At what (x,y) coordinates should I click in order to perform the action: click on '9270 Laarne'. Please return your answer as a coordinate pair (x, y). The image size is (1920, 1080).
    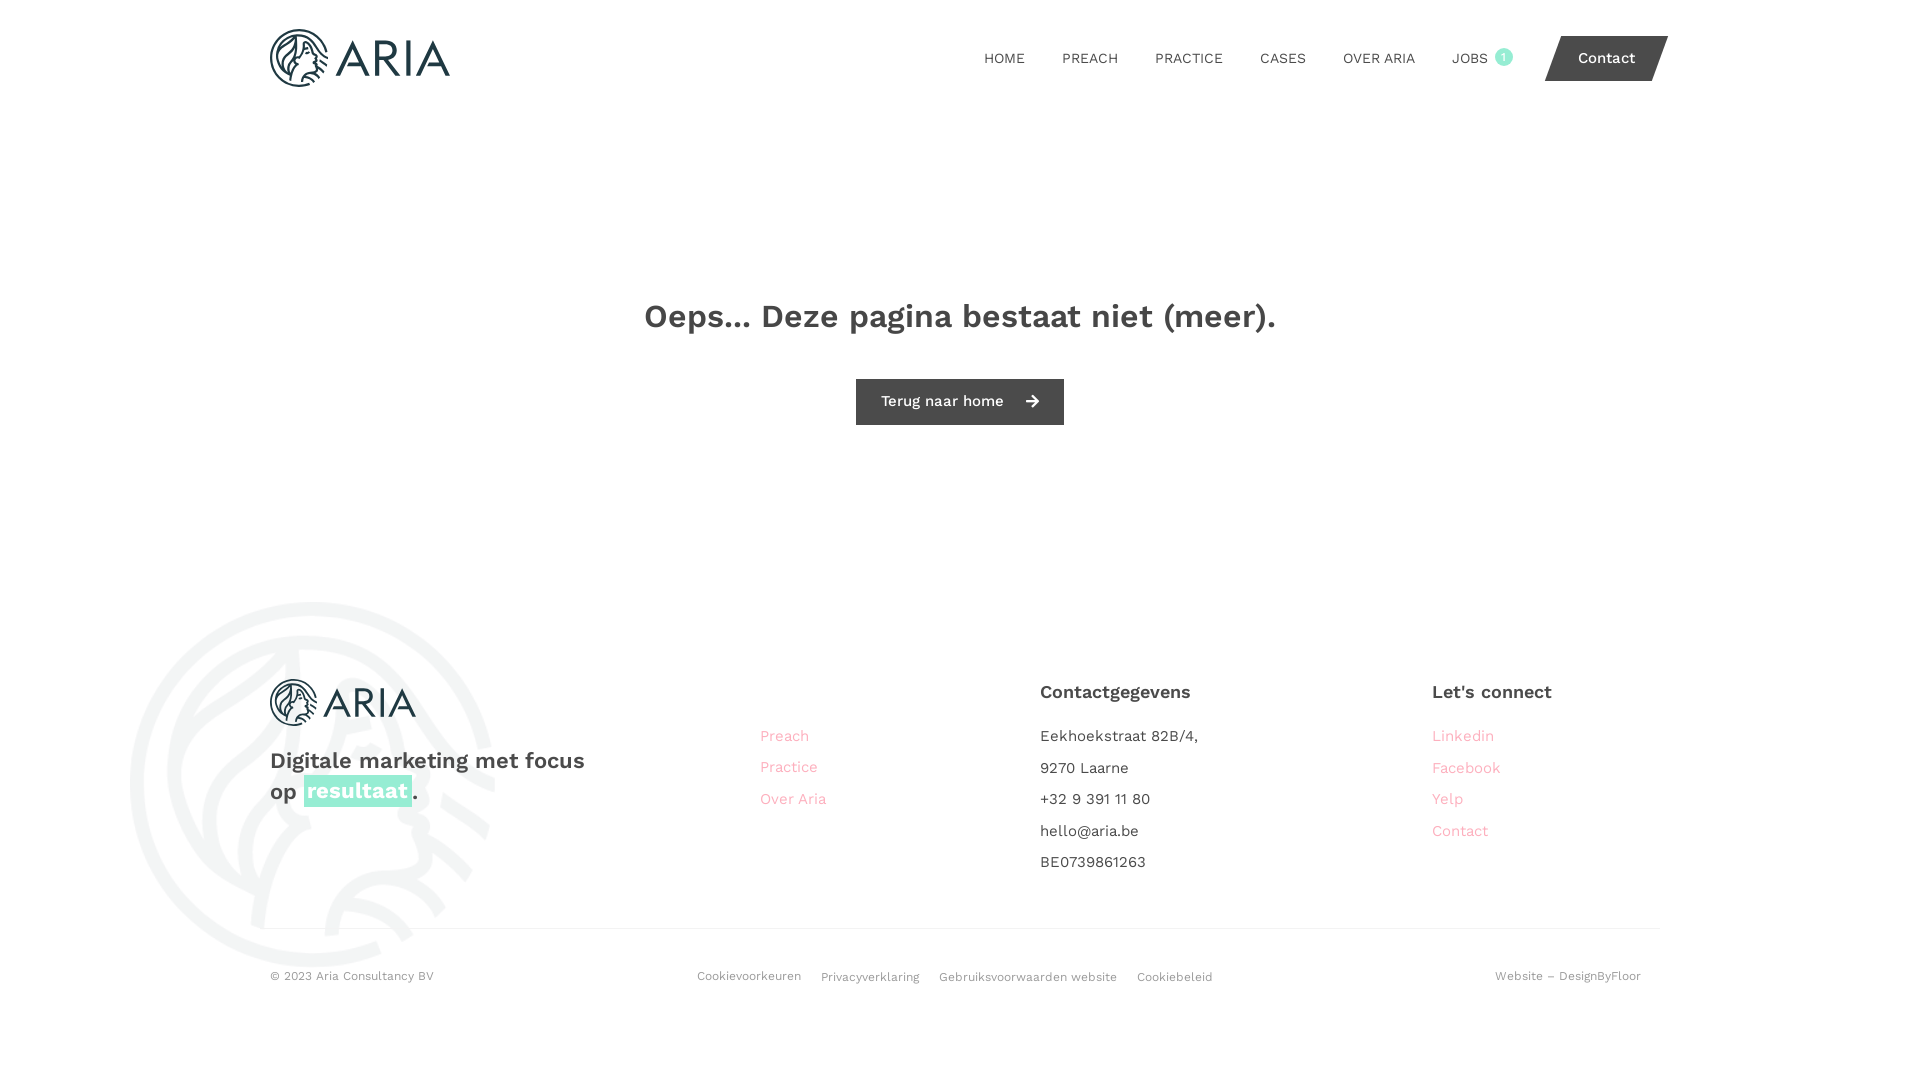
    Looking at the image, I should click on (1040, 767).